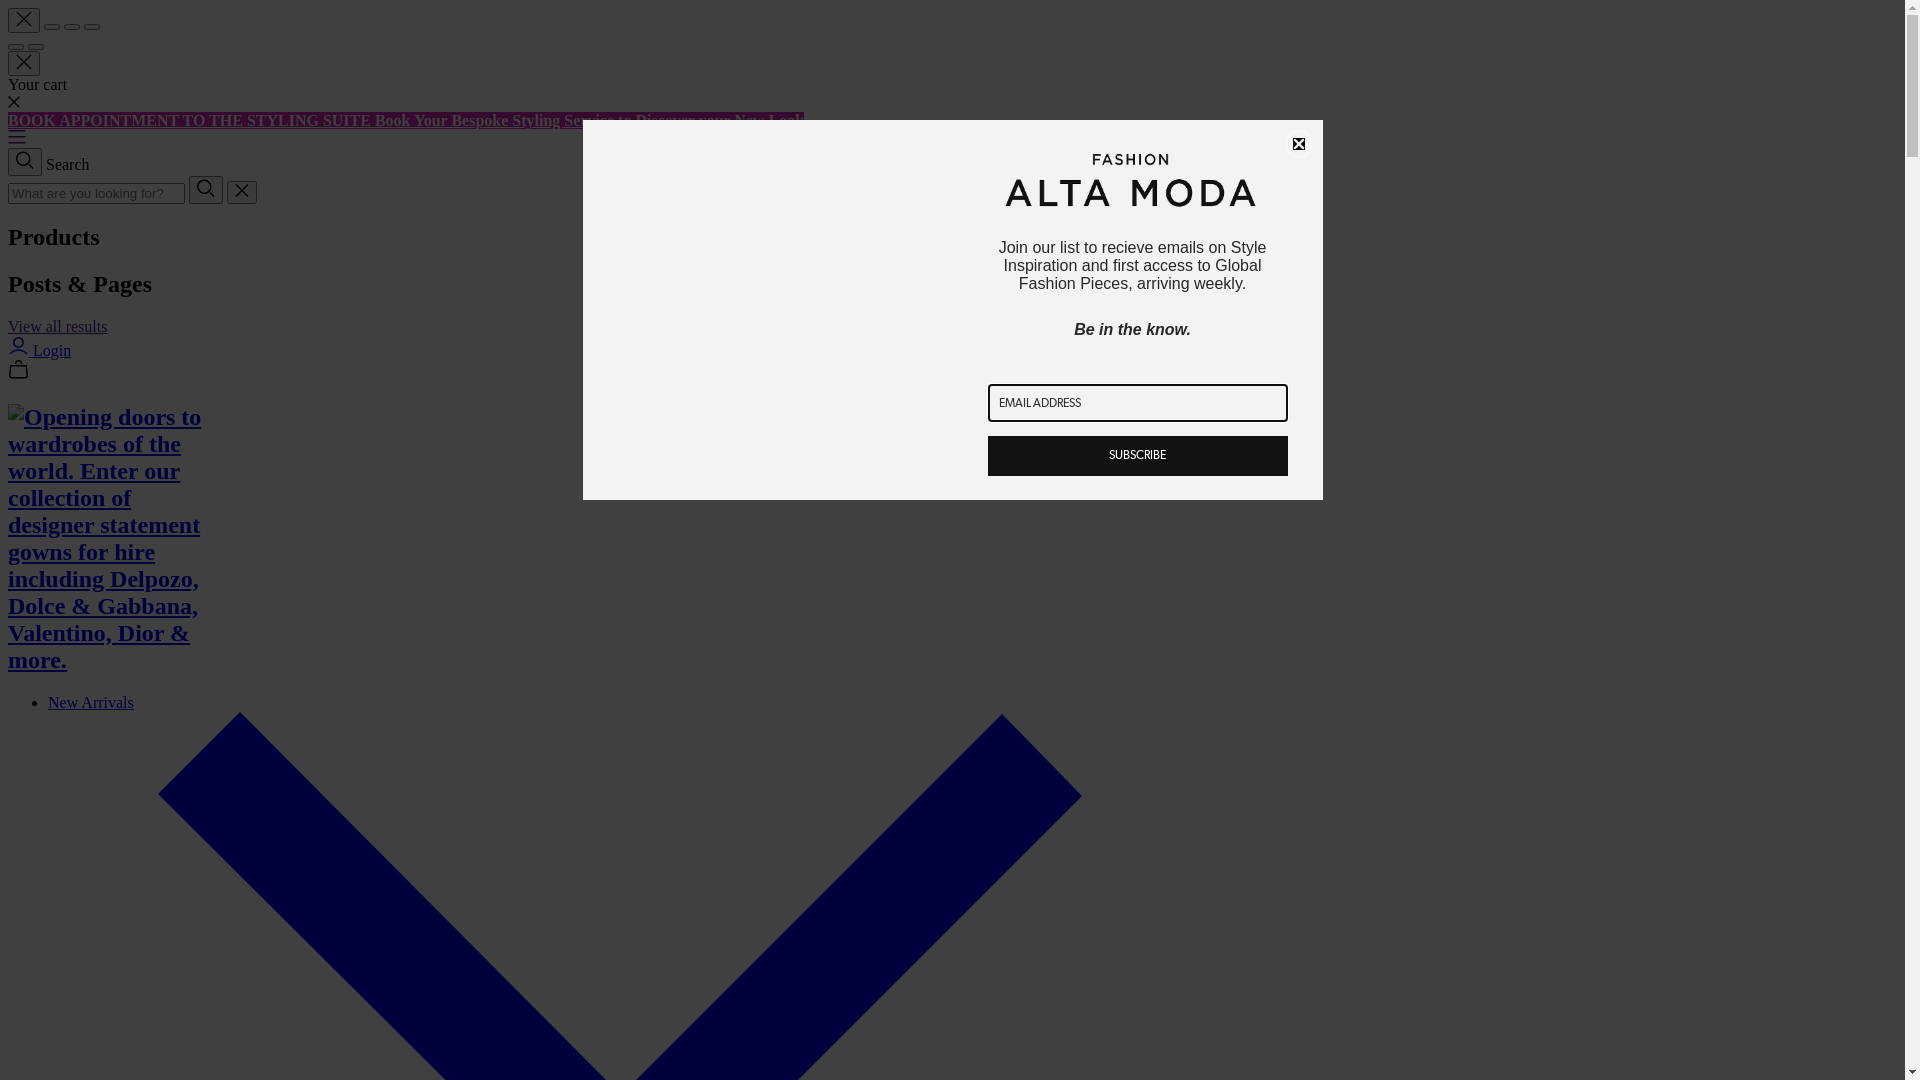 This screenshot has height=1080, width=1920. What do you see at coordinates (90, 701) in the screenshot?
I see `'New Arrivals'` at bounding box center [90, 701].